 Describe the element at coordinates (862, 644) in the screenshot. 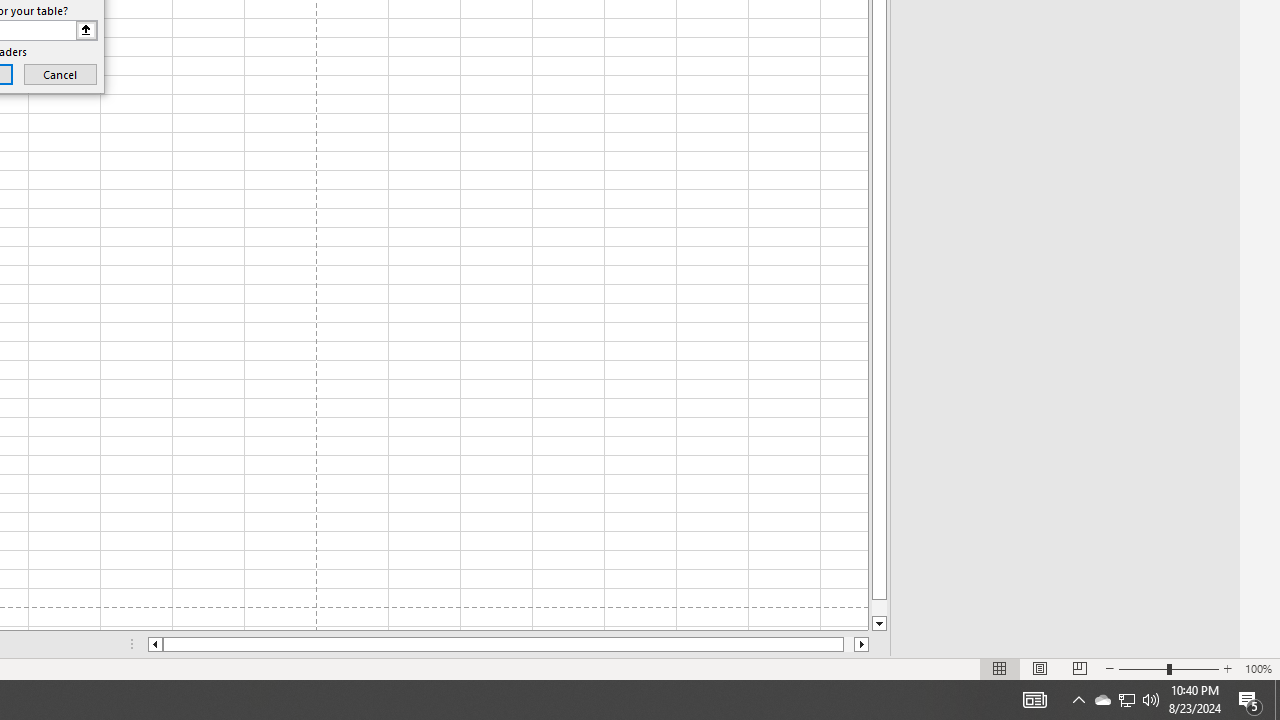

I see `'Column right'` at that location.